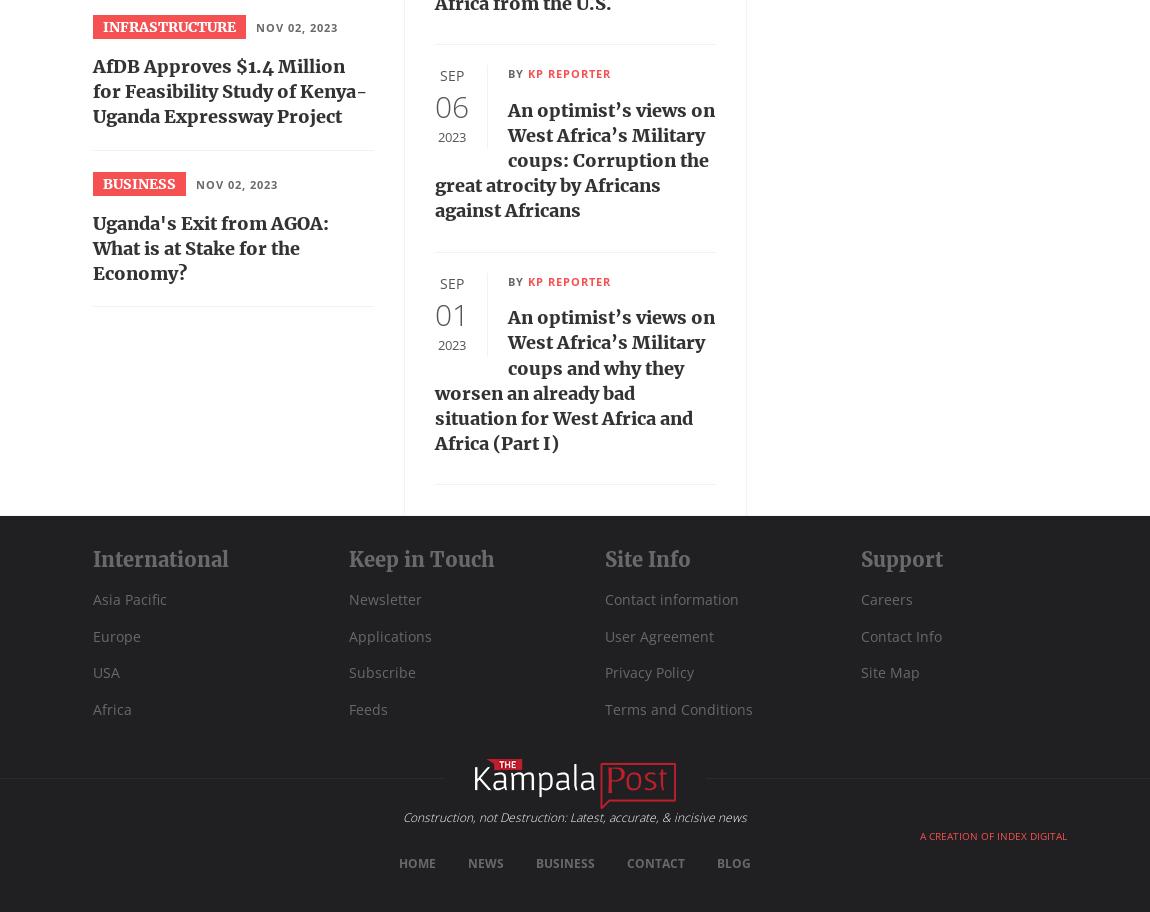  I want to click on 'Site Map', so click(890, 671).